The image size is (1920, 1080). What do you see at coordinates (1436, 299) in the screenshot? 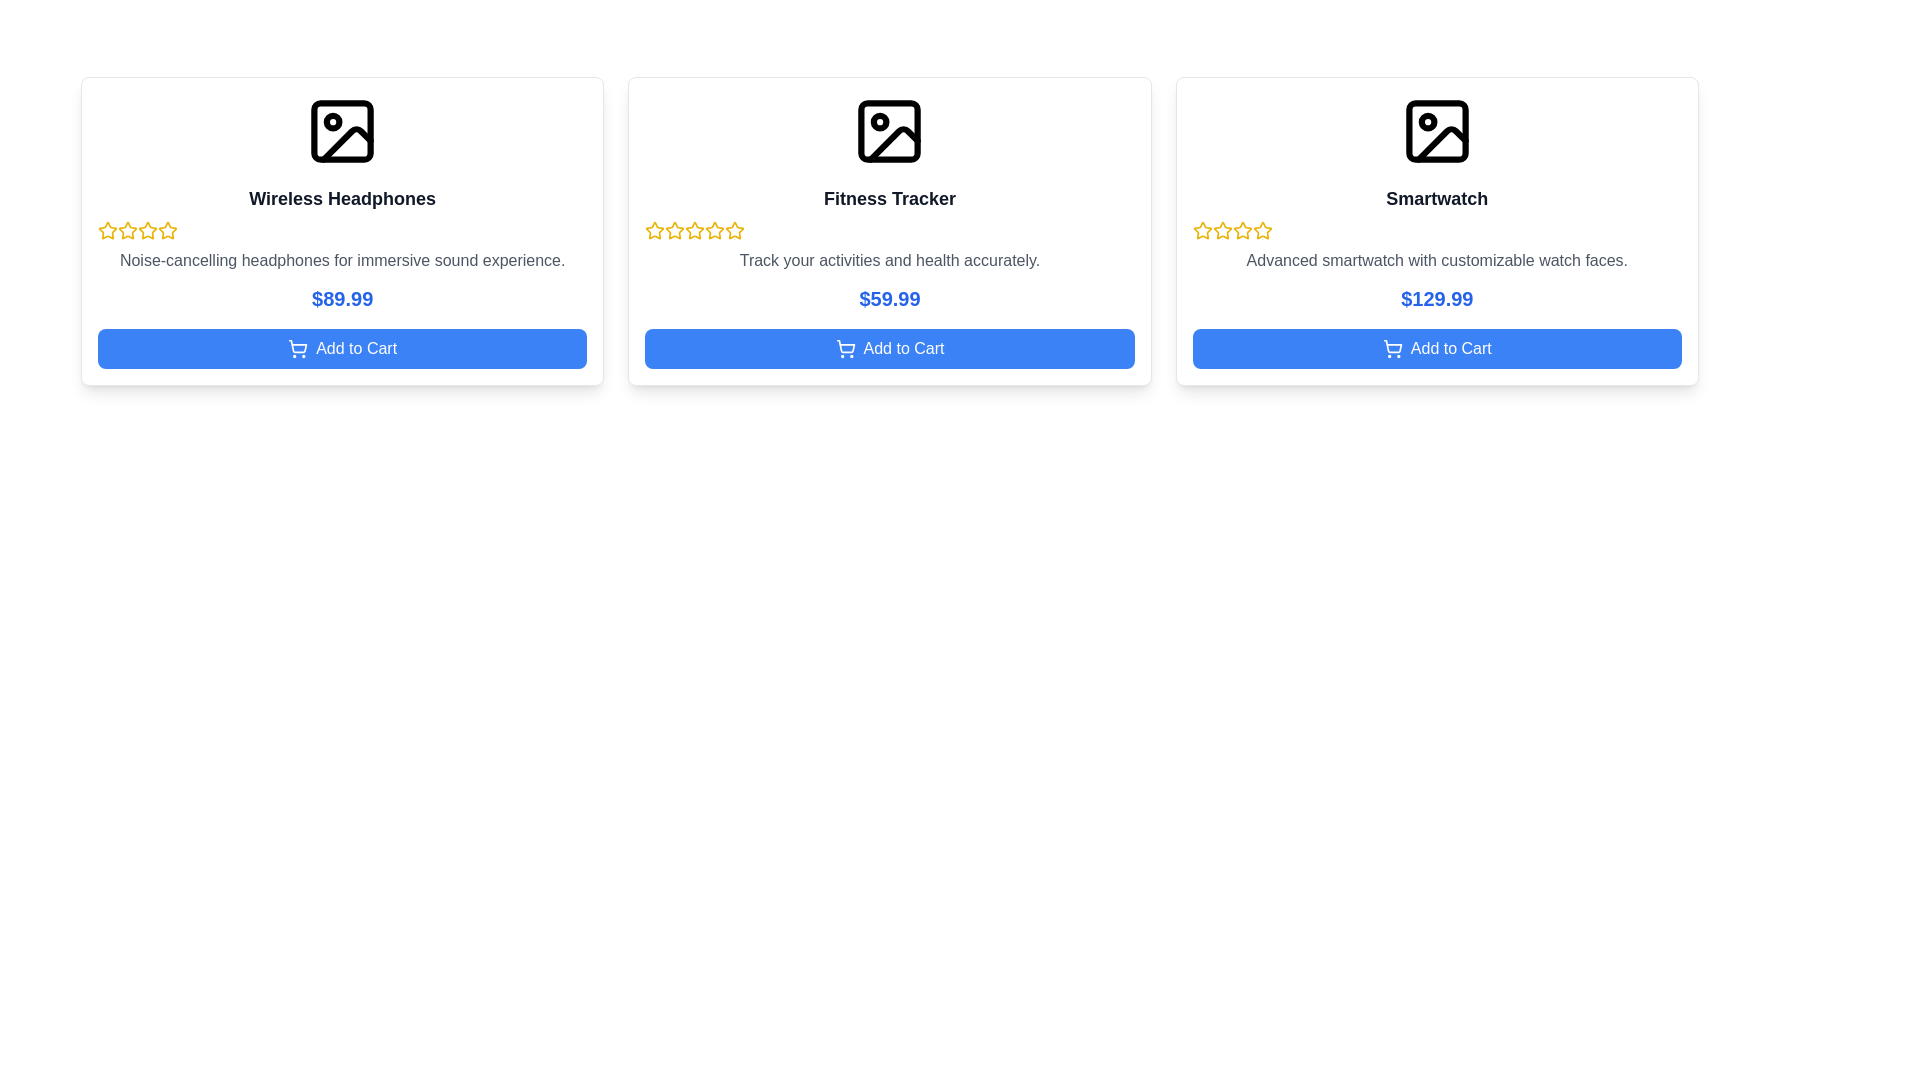
I see `the price label of the Smartwatch product` at bounding box center [1436, 299].